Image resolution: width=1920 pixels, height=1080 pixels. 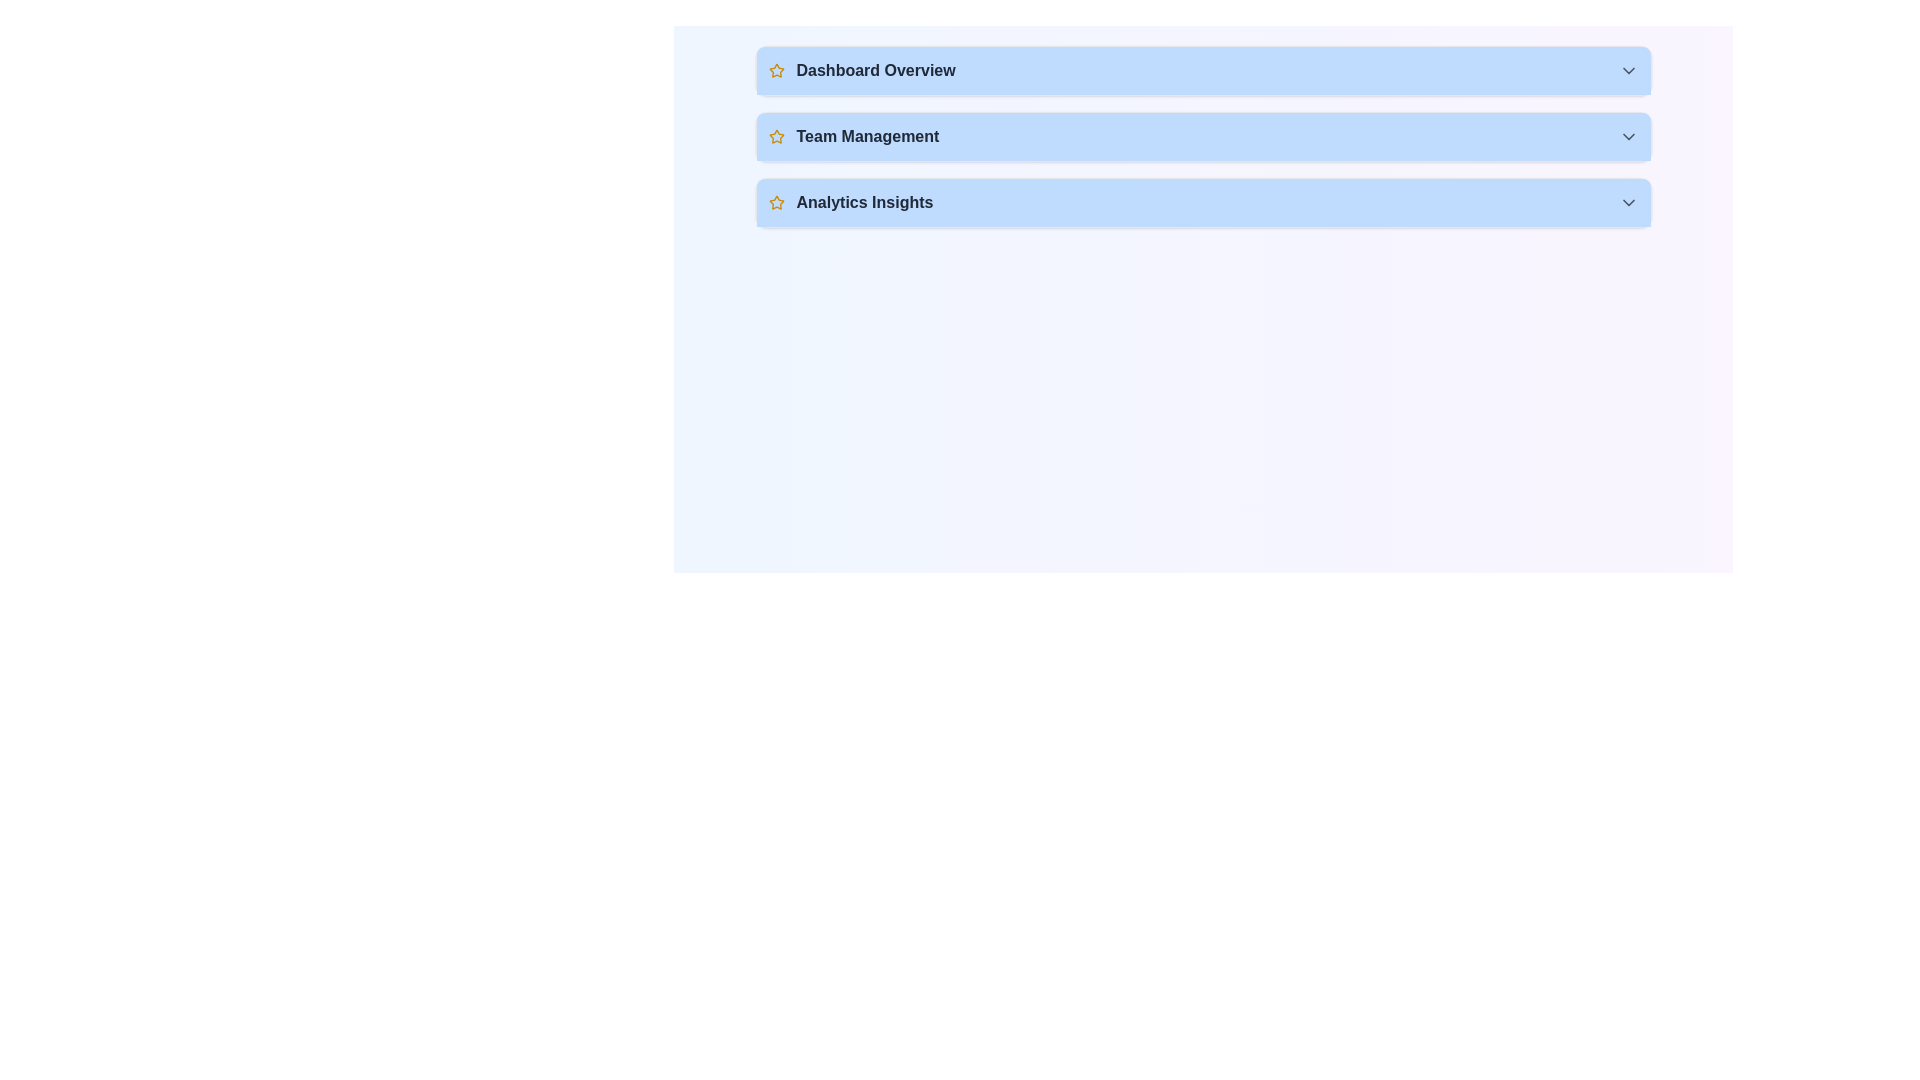 What do you see at coordinates (862, 69) in the screenshot?
I see `the Clickable Section Header with a star icon and bold text reading 'Dashboard Overview'` at bounding box center [862, 69].